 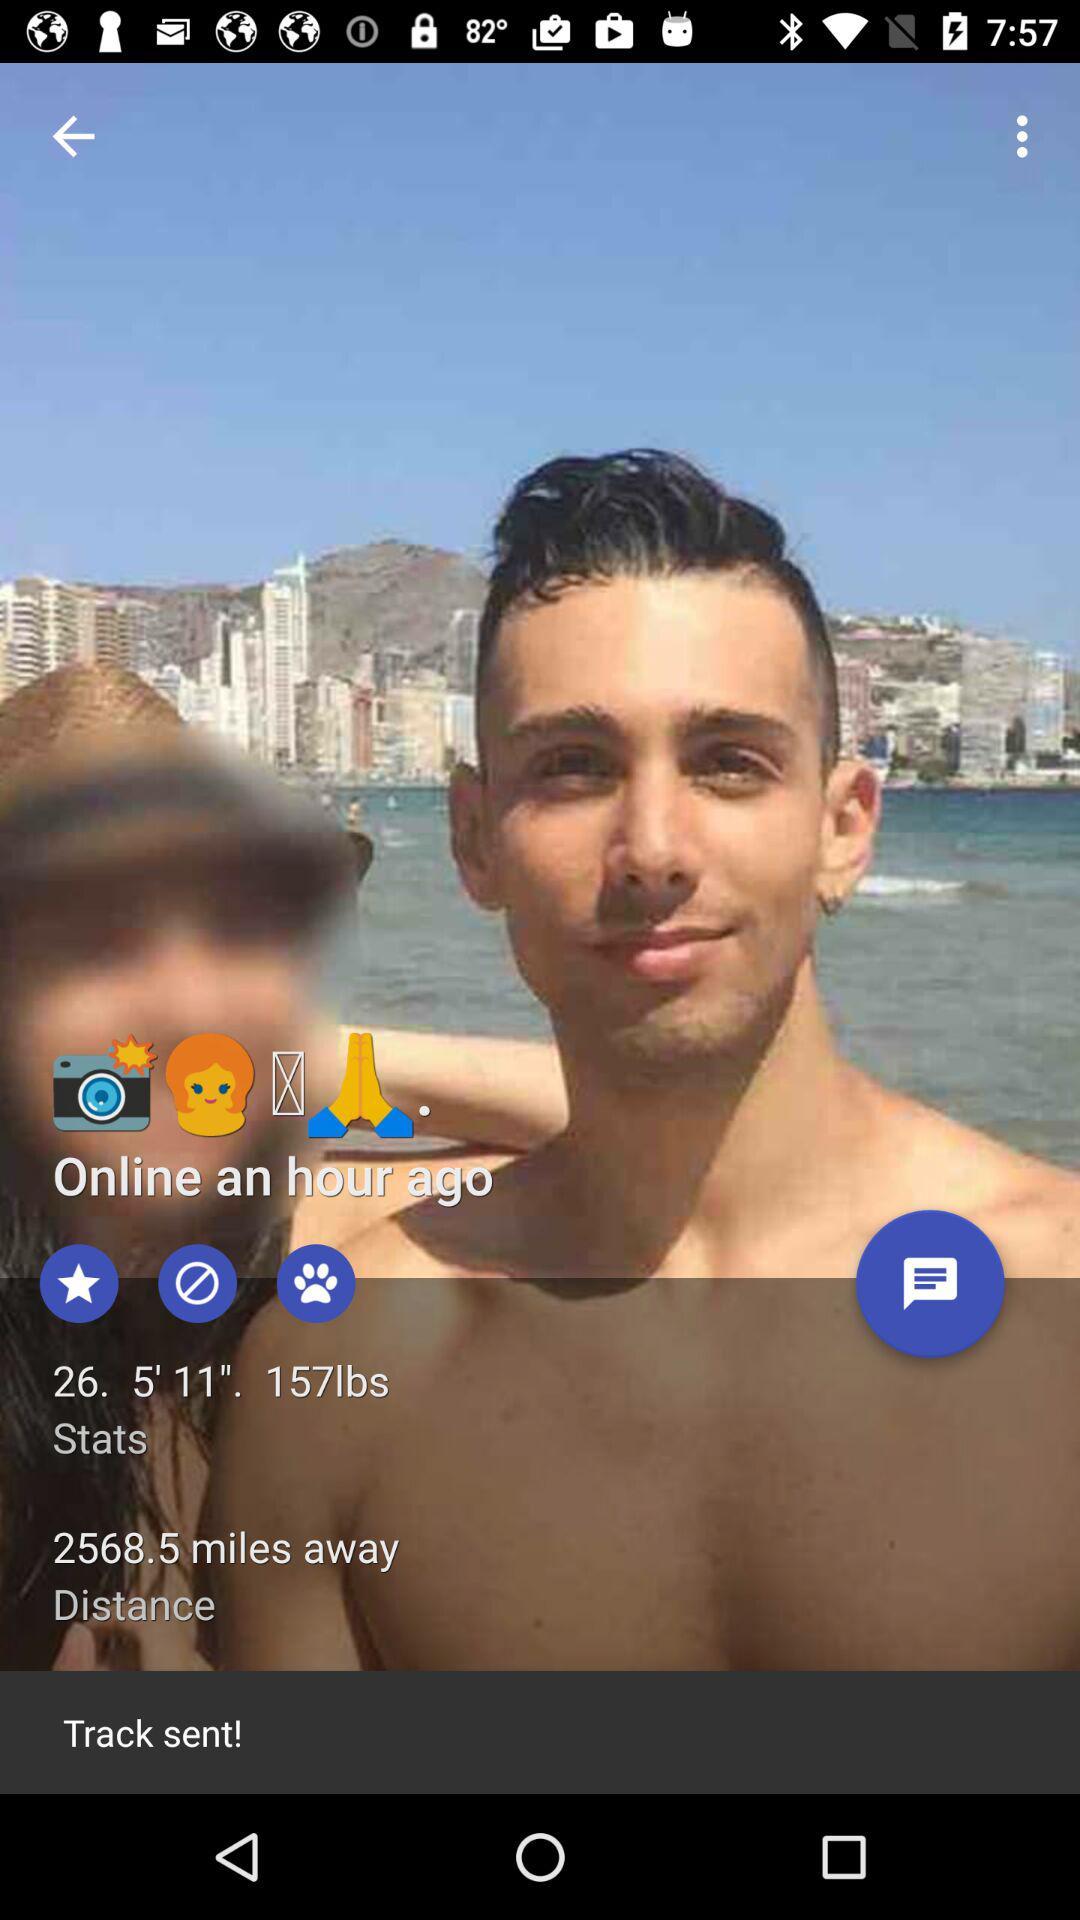 What do you see at coordinates (930, 1291) in the screenshot?
I see `icon to the right of the 26 5 11 icon` at bounding box center [930, 1291].